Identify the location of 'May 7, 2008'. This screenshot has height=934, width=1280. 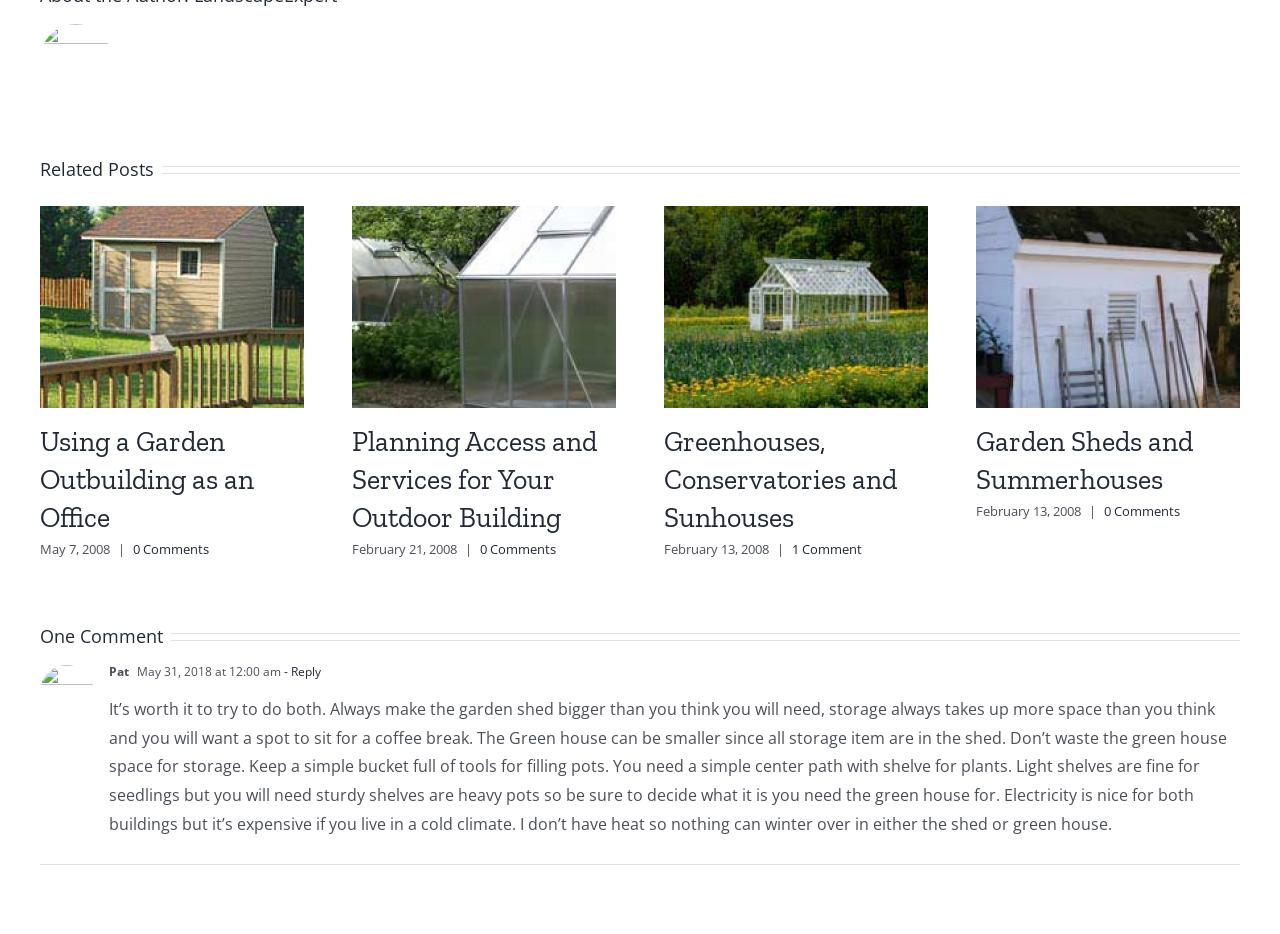
(75, 549).